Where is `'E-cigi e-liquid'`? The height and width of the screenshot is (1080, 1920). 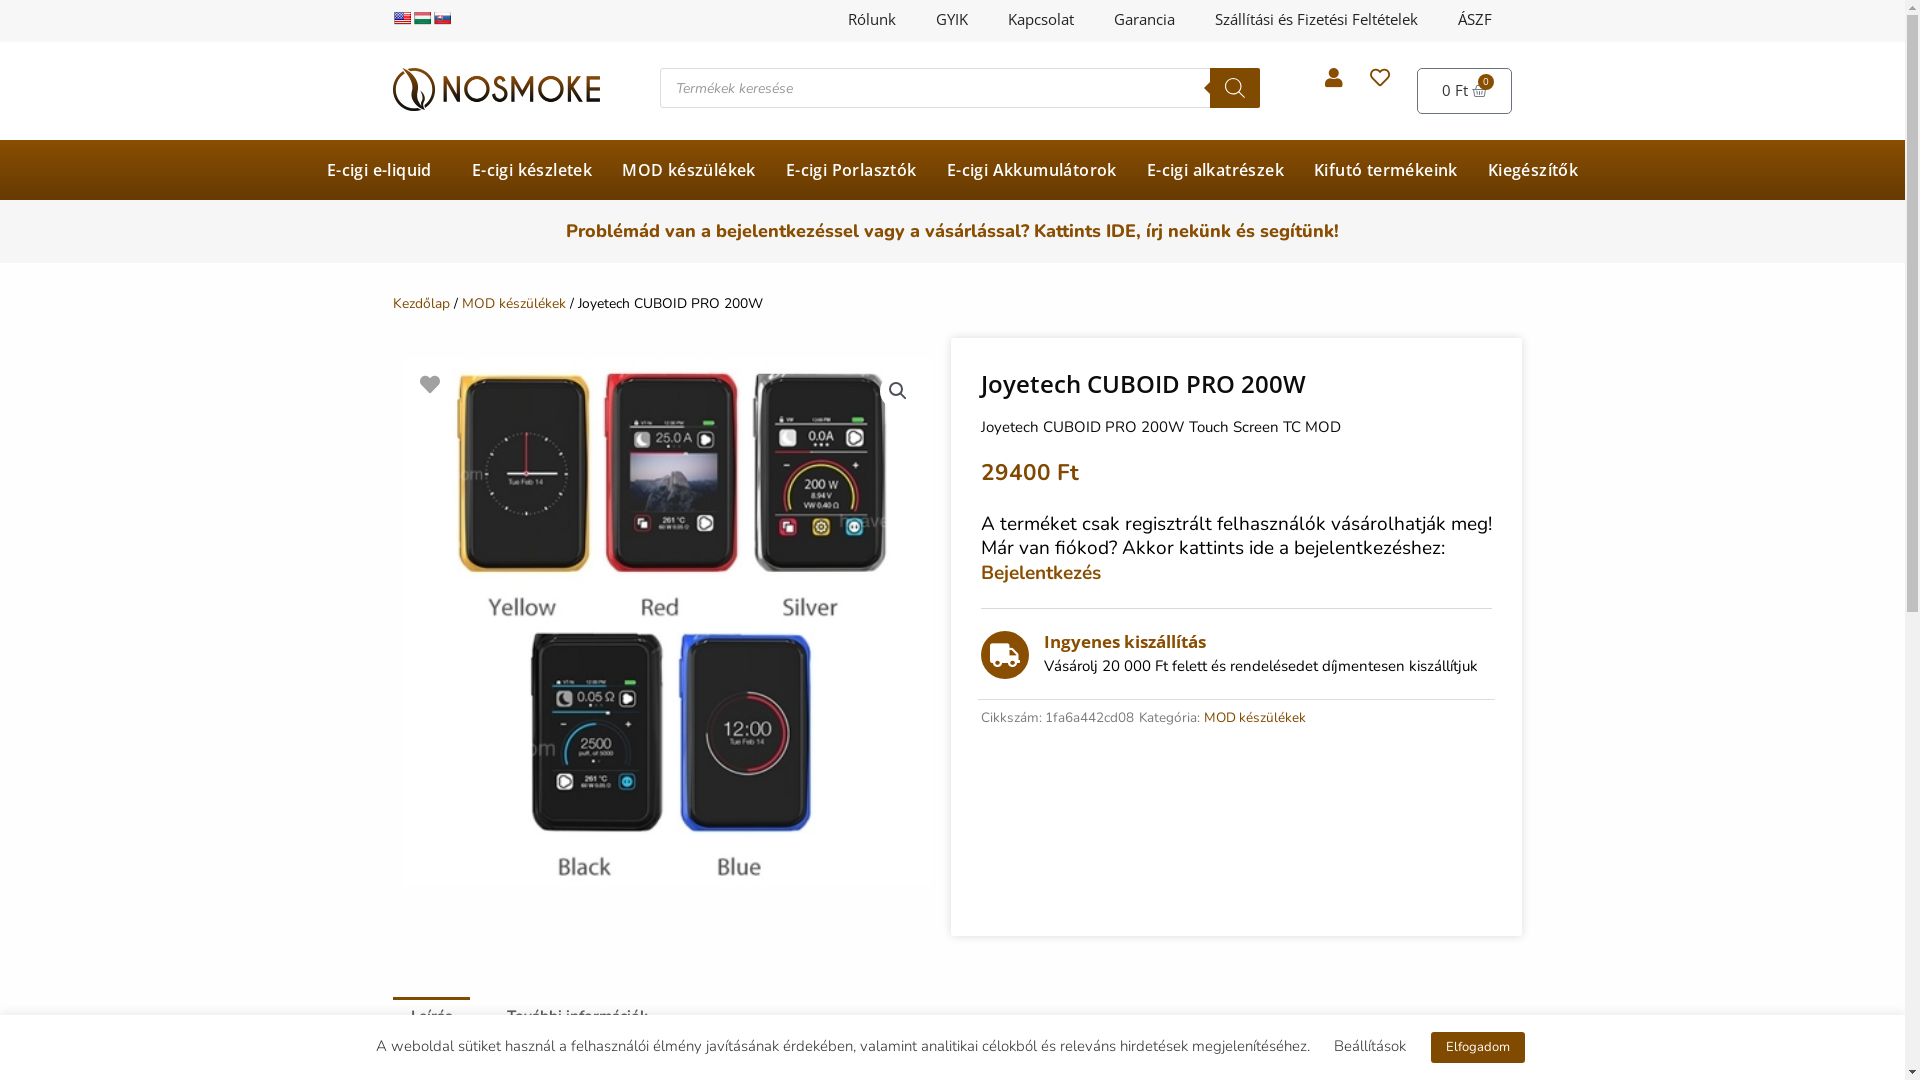 'E-cigi e-liquid' is located at coordinates (384, 169).